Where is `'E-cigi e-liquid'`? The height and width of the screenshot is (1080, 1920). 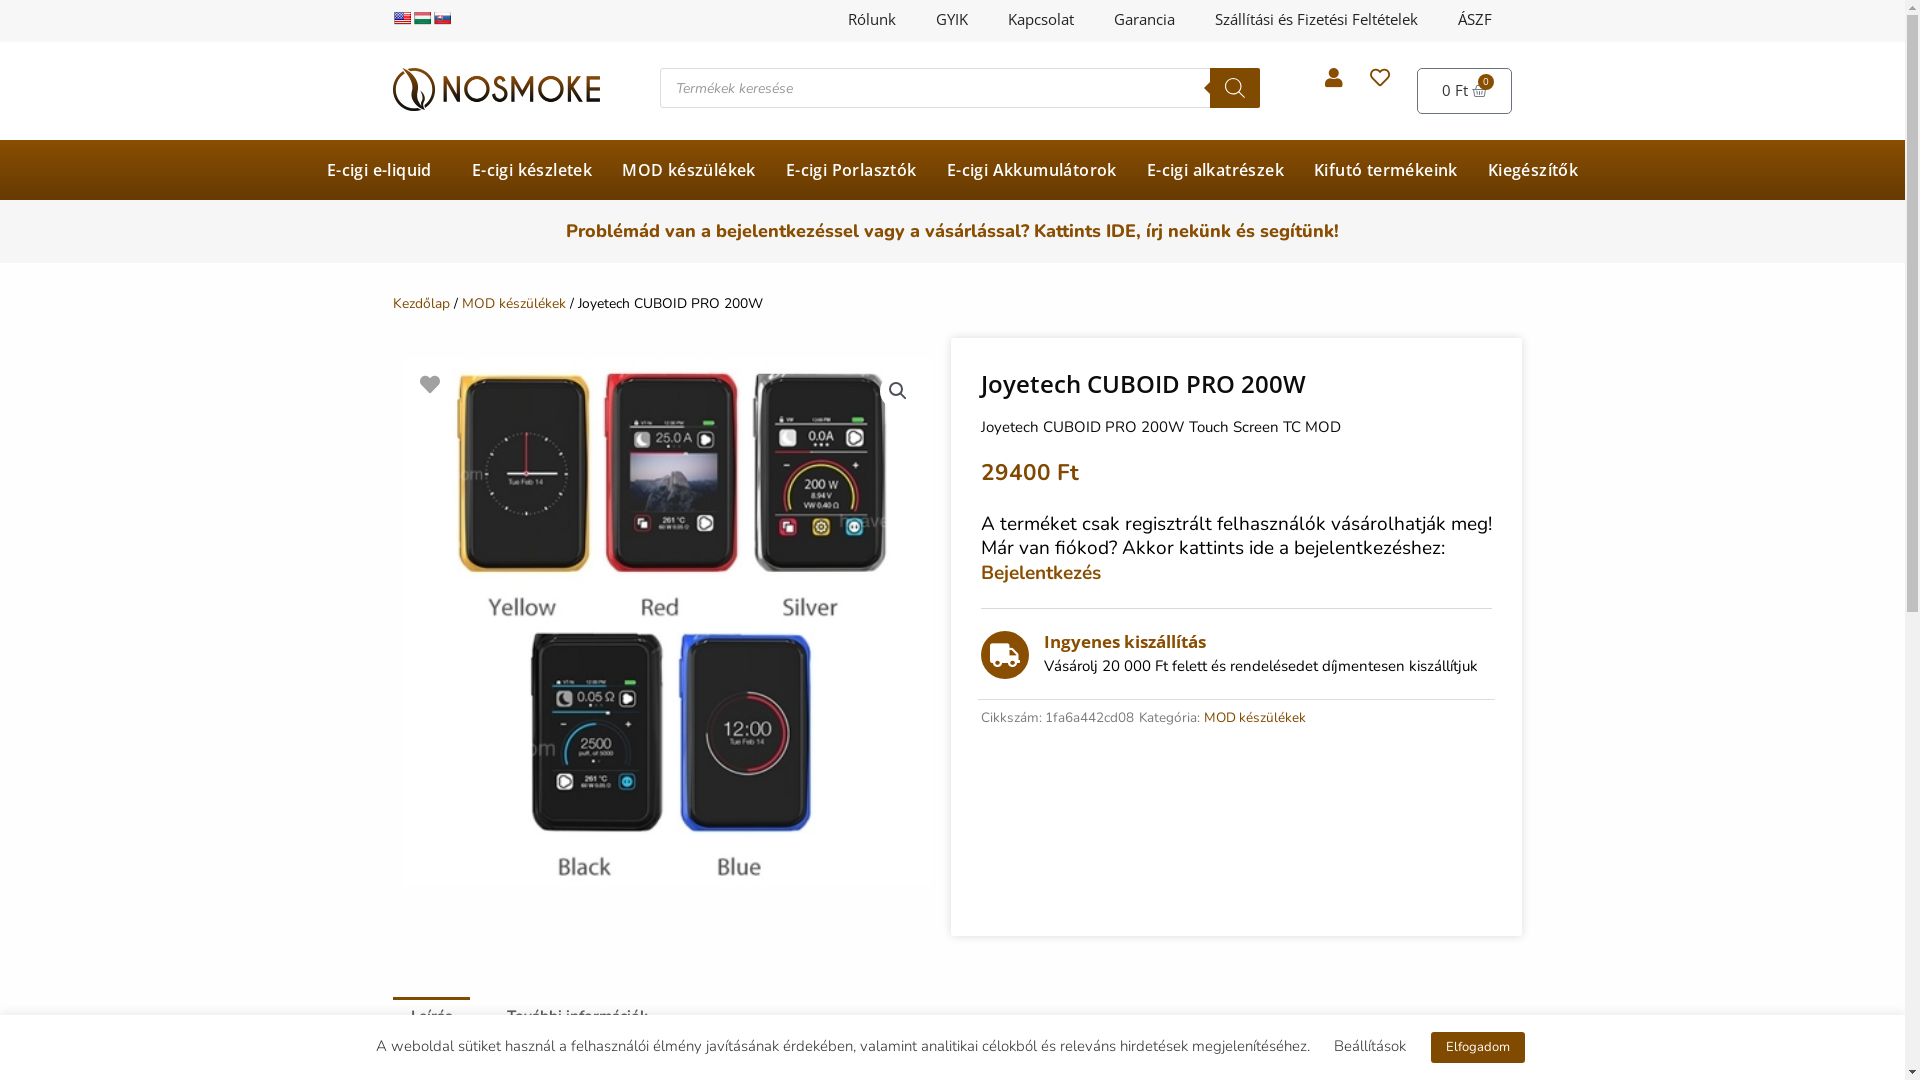 'E-cigi e-liquid' is located at coordinates (384, 169).